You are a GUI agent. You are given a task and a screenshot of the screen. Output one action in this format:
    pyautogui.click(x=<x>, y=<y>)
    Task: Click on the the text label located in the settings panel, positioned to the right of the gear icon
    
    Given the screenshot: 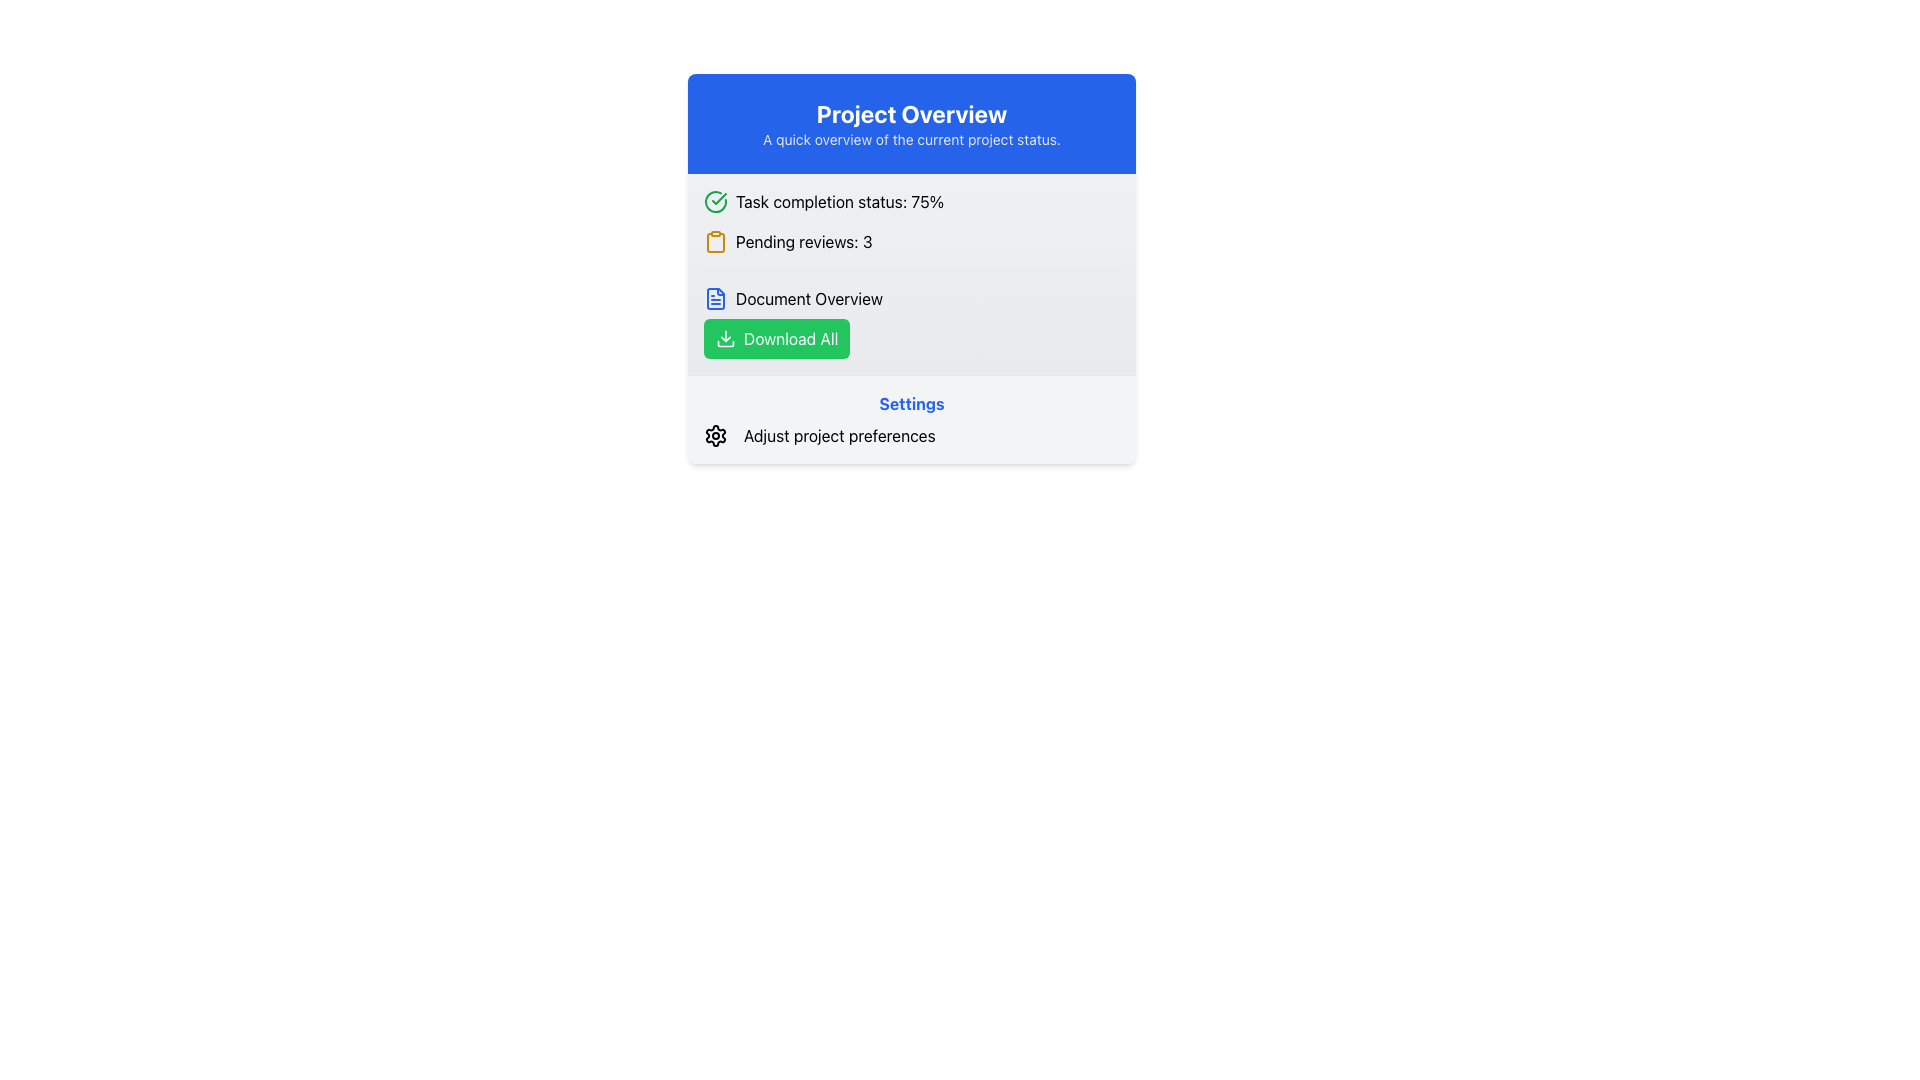 What is the action you would take?
    pyautogui.click(x=839, y=434)
    